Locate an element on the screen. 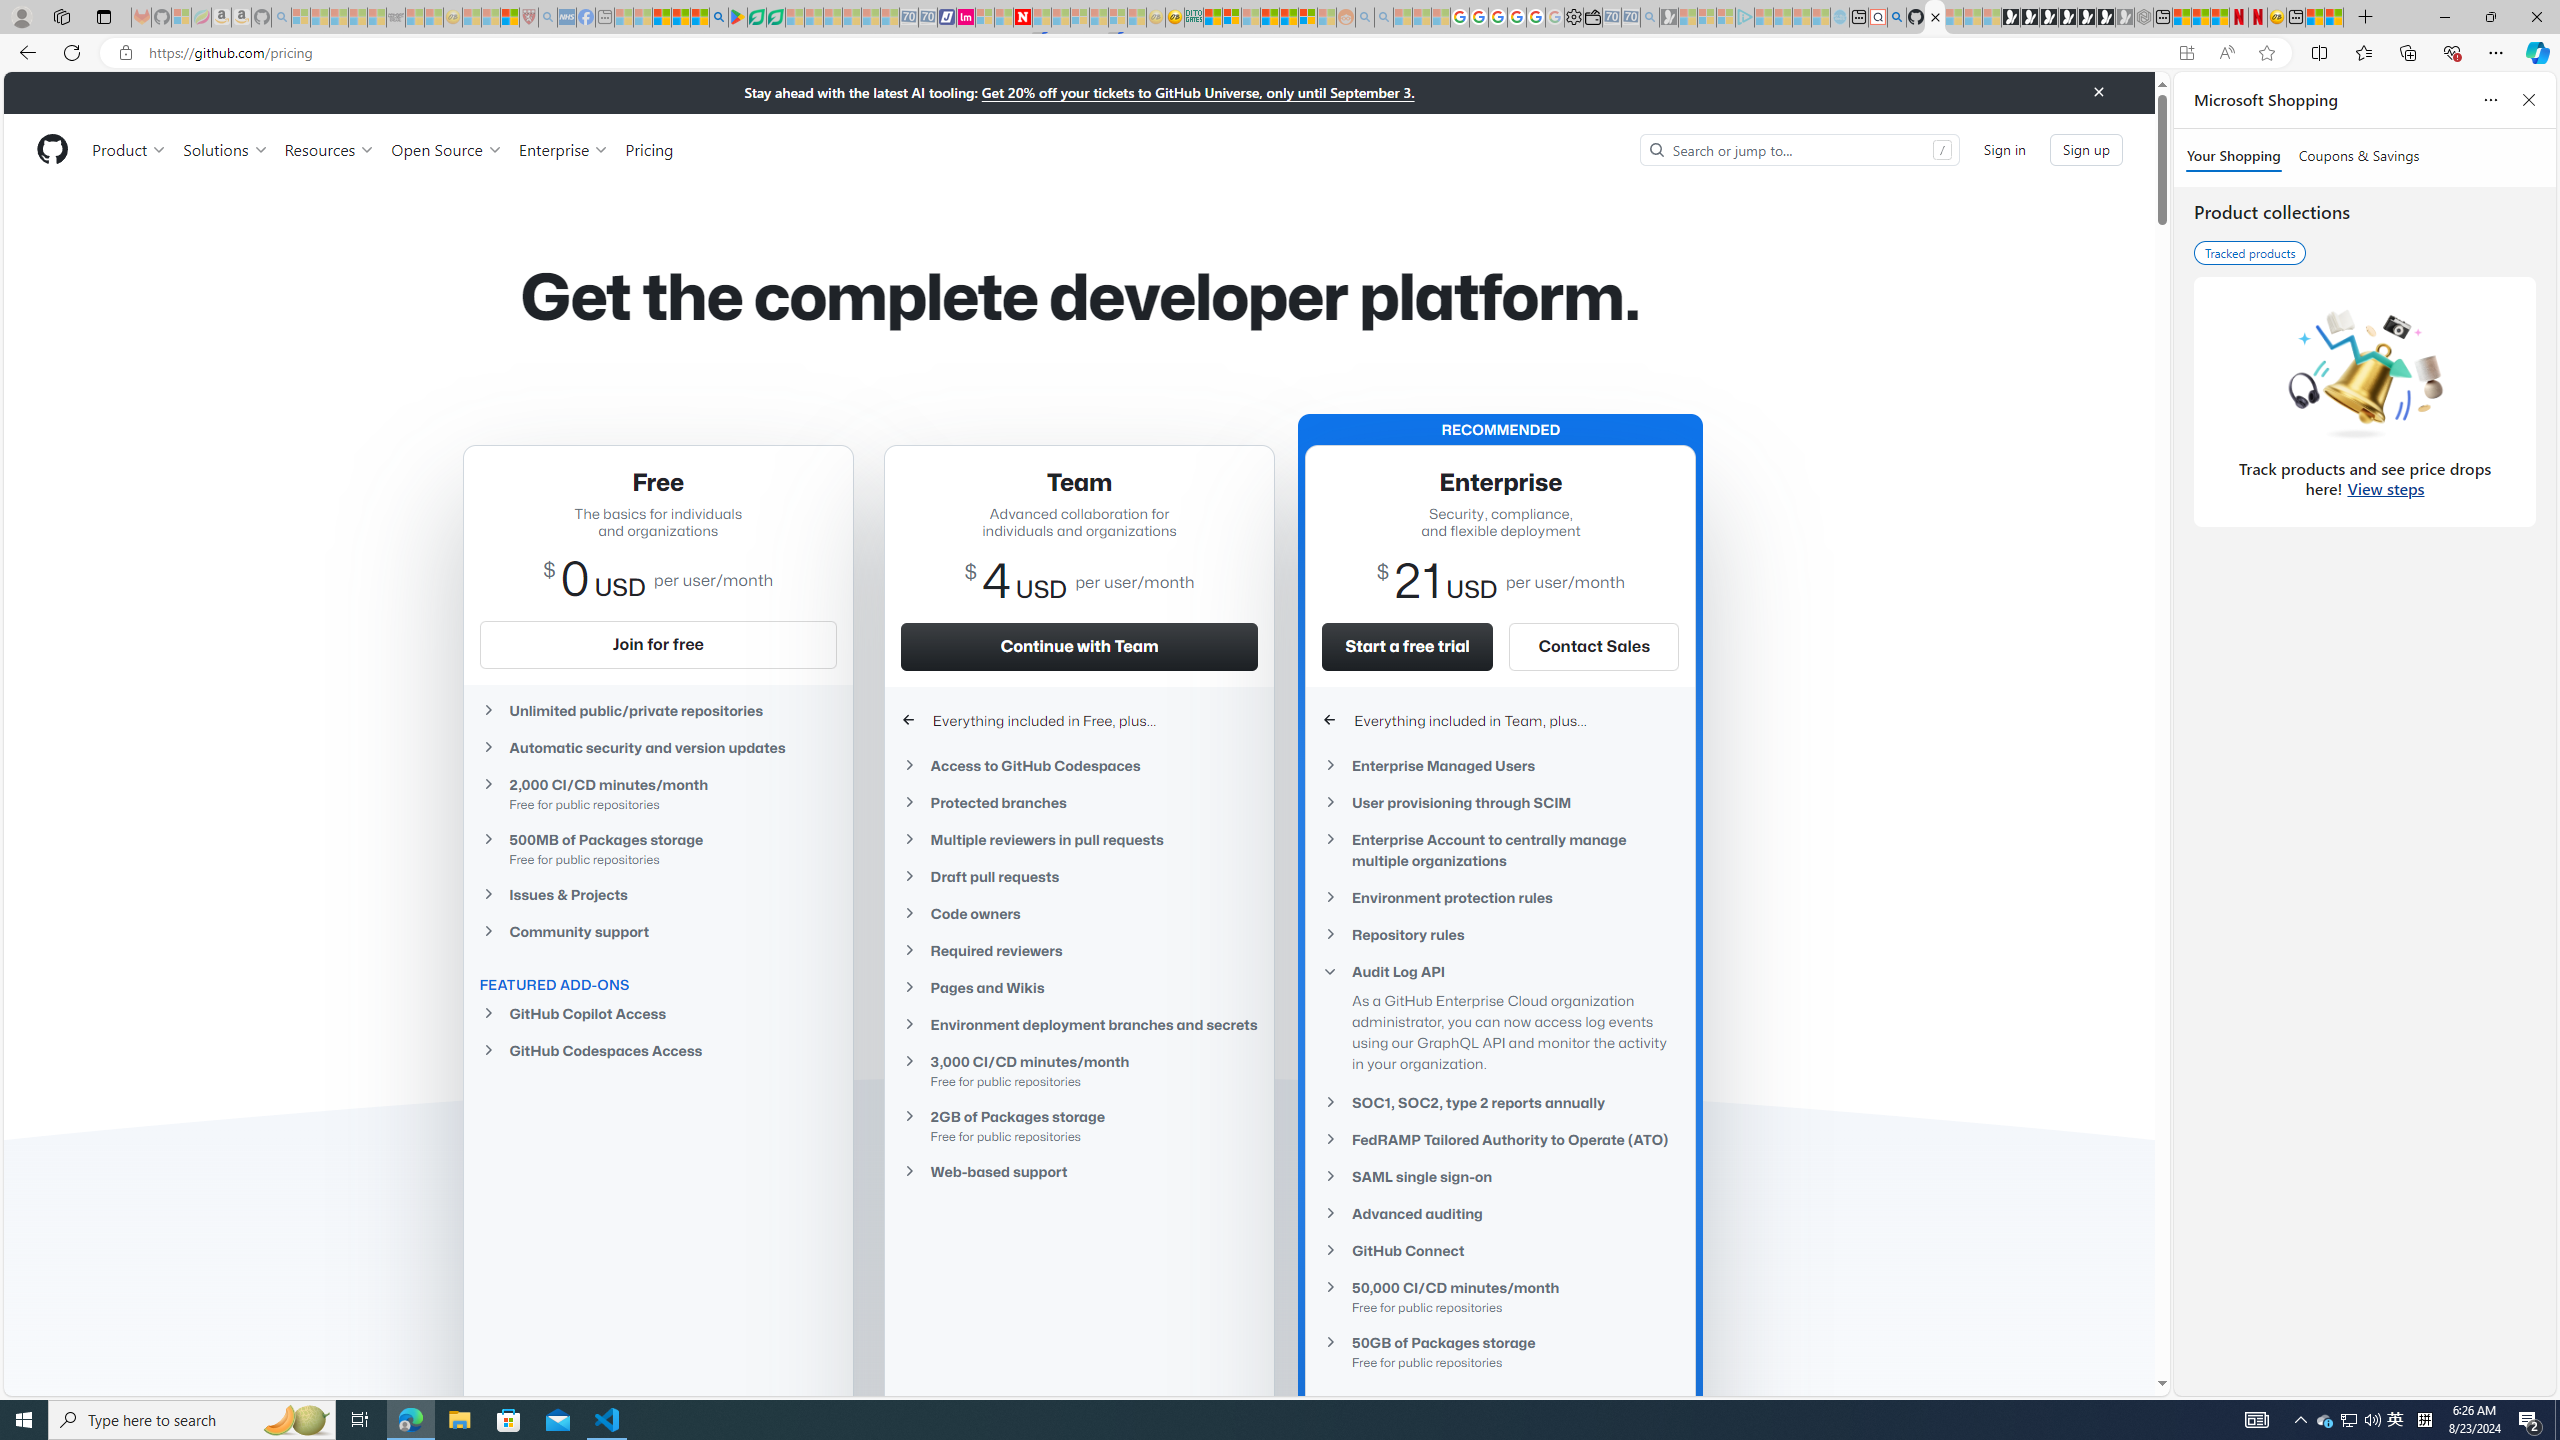  'Expert Portfolios' is located at coordinates (1268, 16).